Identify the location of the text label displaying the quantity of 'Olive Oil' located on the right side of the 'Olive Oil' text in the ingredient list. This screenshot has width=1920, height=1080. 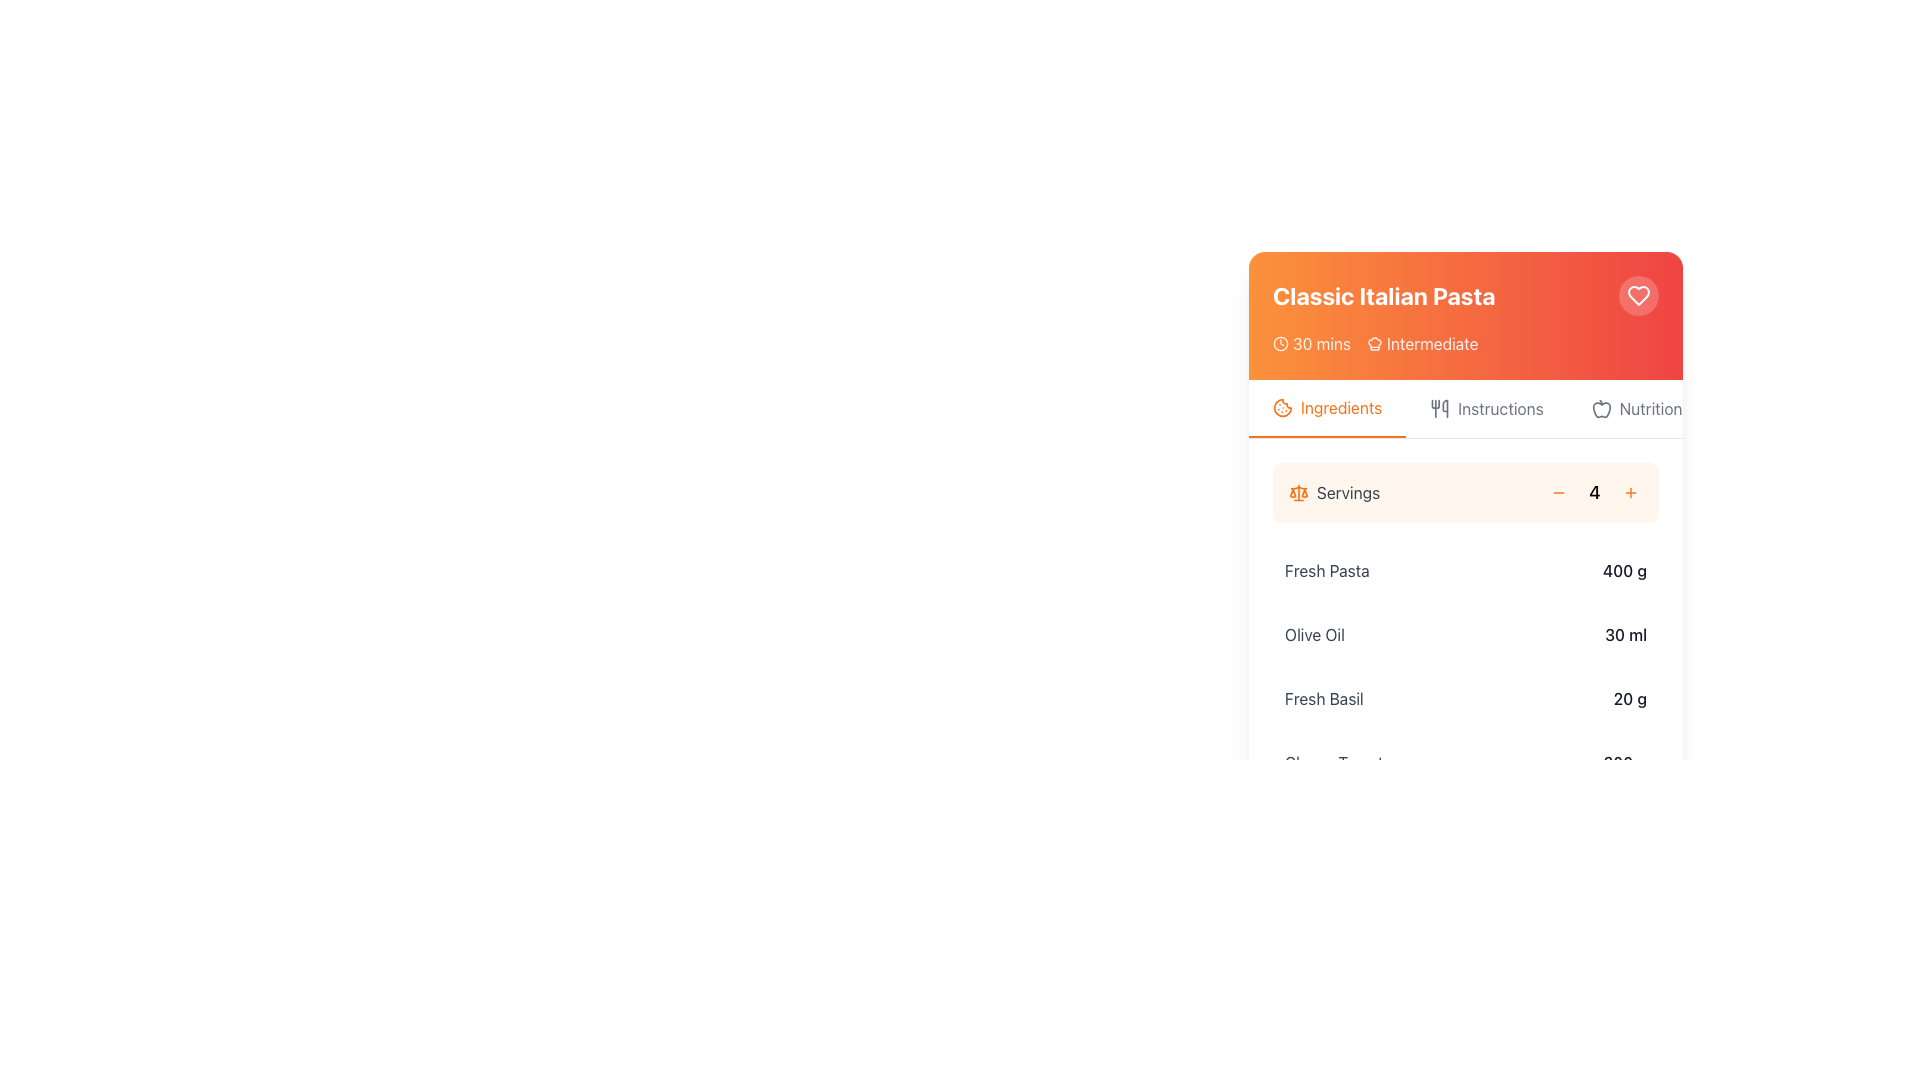
(1626, 635).